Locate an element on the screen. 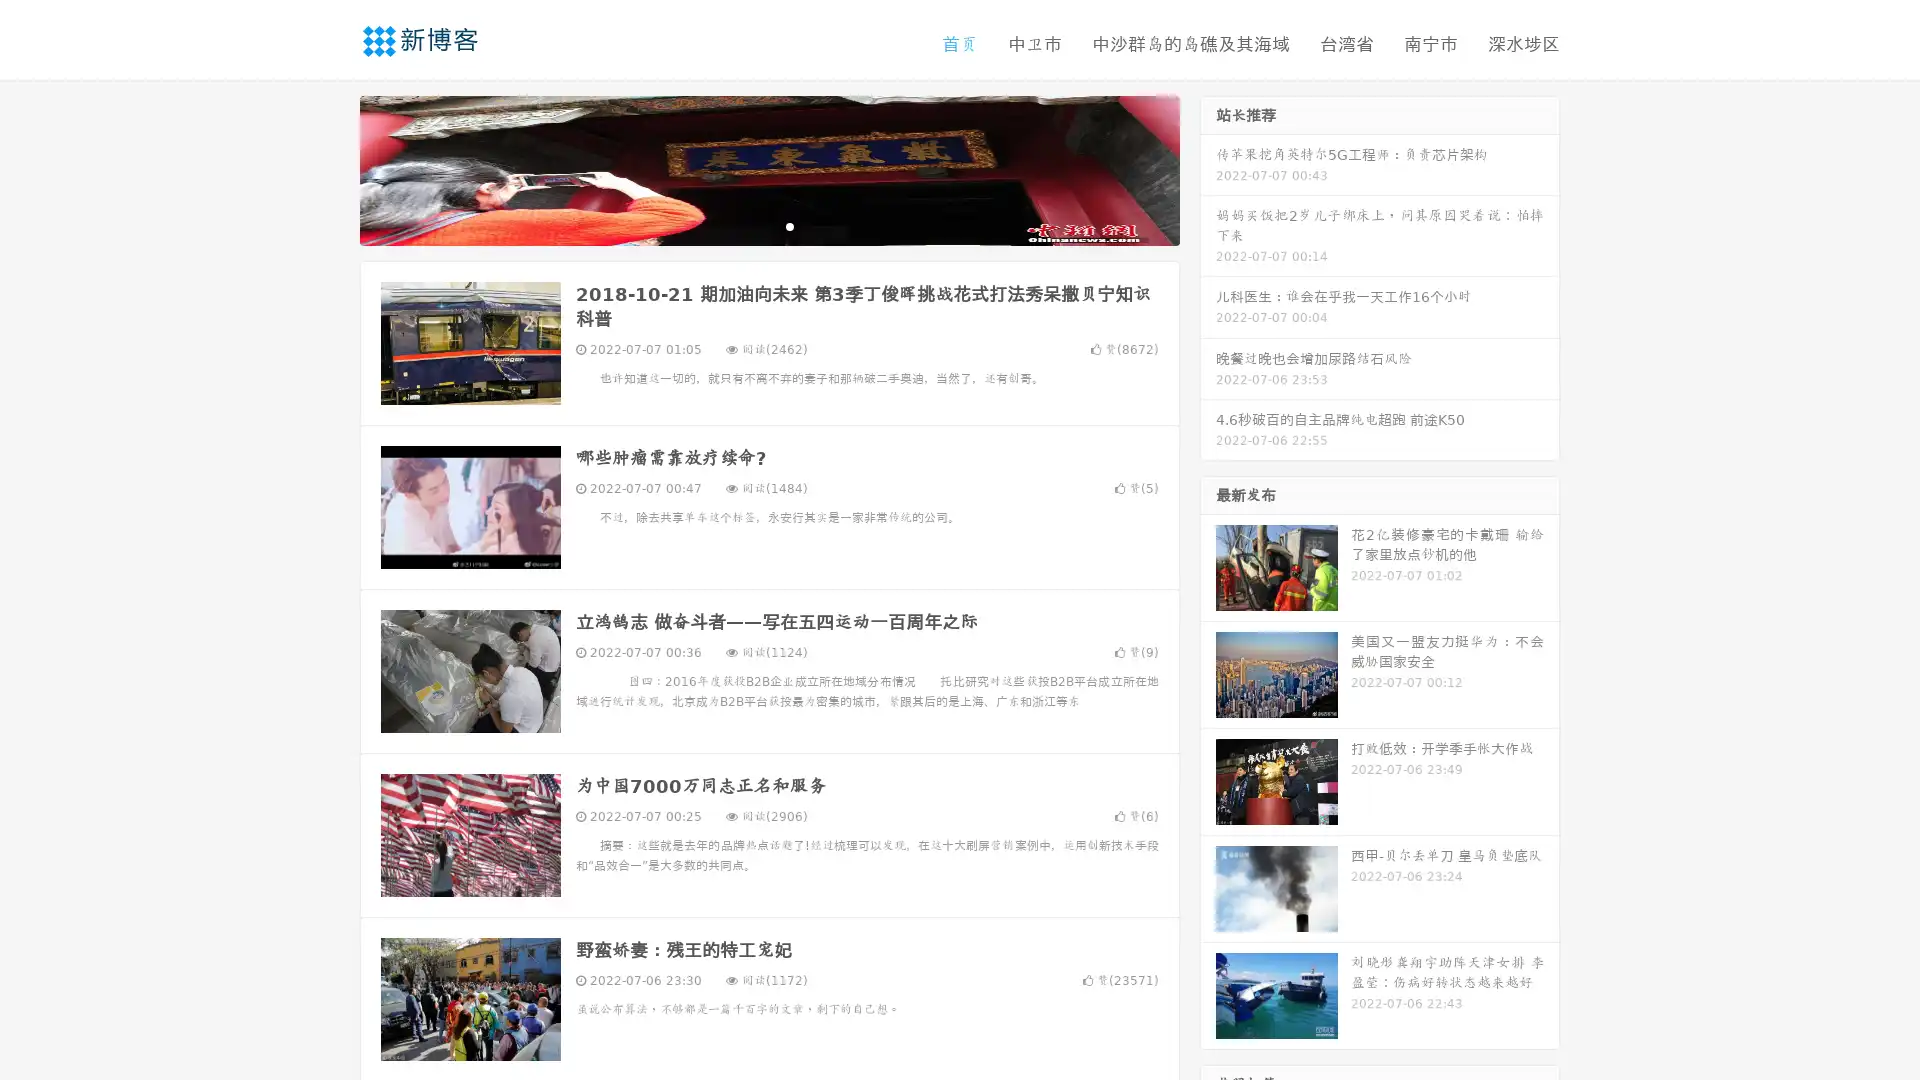 This screenshot has width=1920, height=1080. Go to slide 2 is located at coordinates (768, 225).